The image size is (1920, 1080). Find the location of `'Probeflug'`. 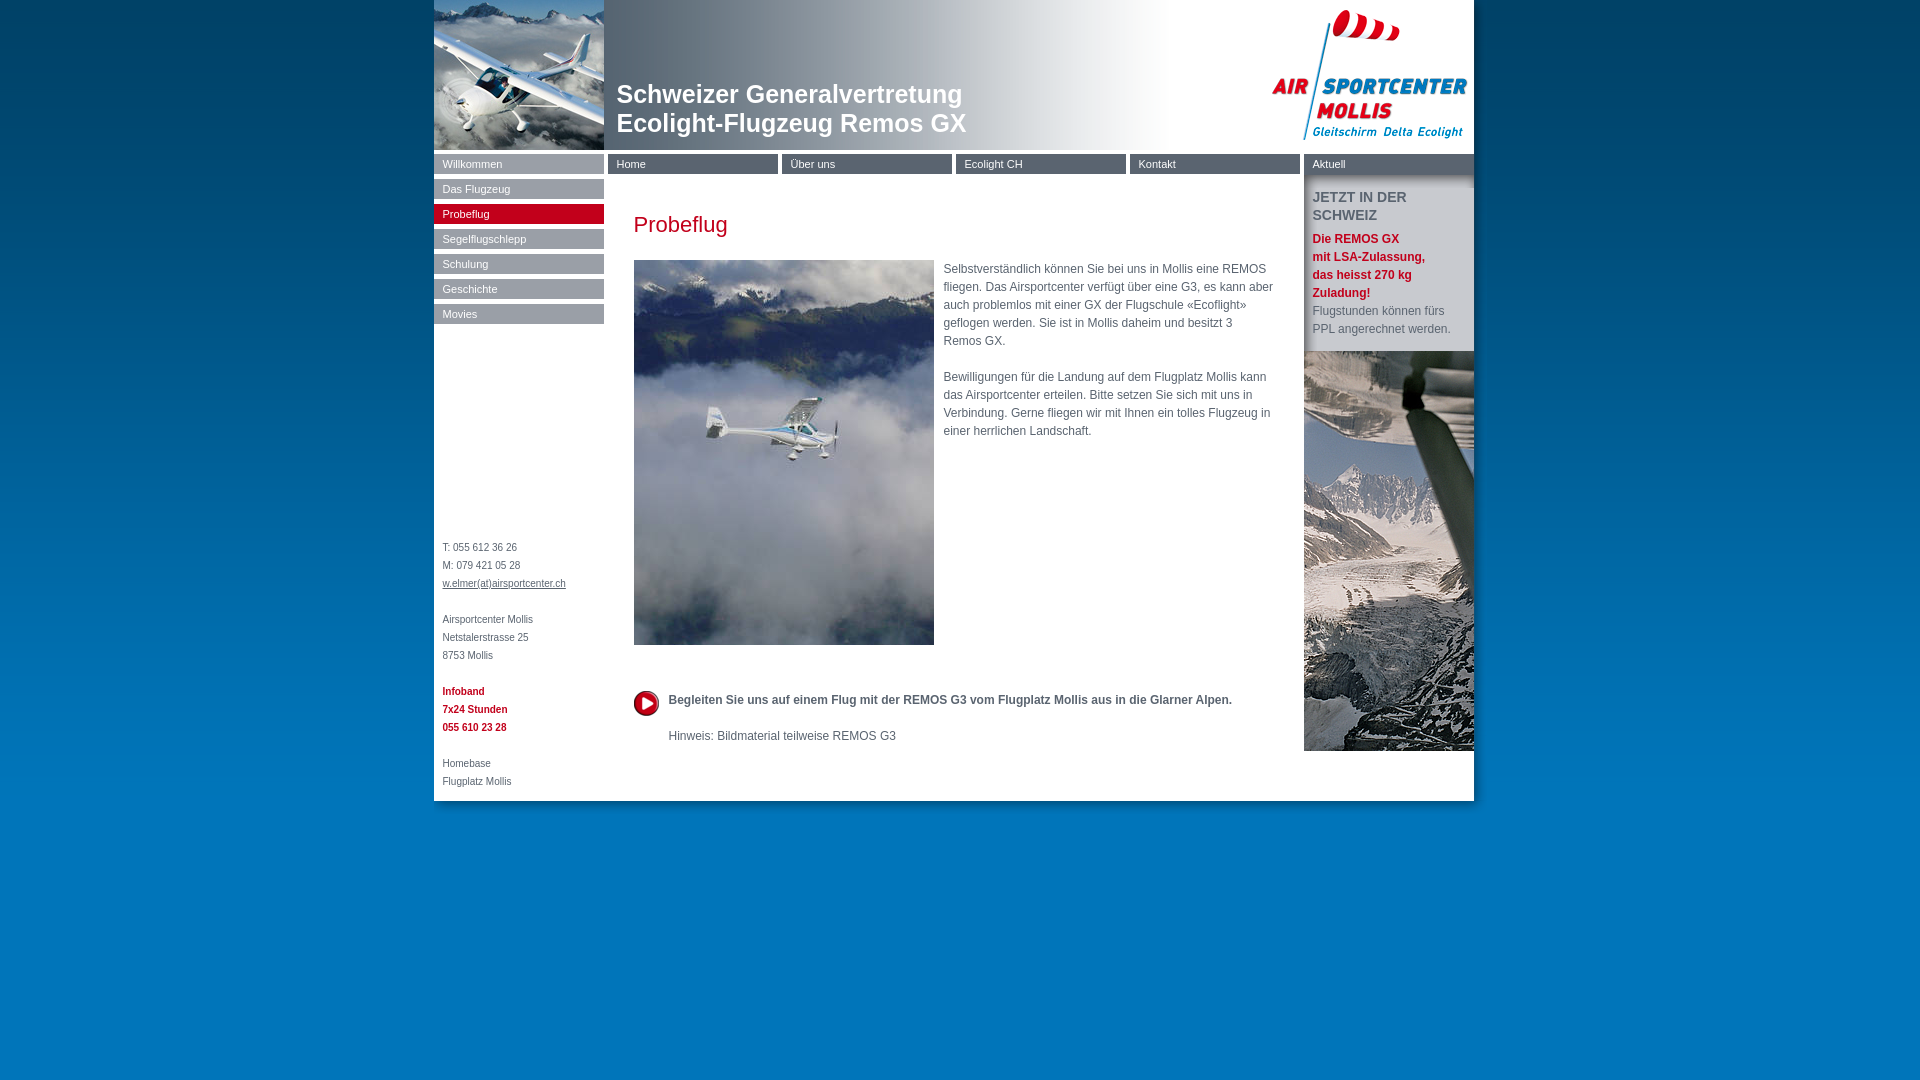

'Probeflug' is located at coordinates (518, 213).